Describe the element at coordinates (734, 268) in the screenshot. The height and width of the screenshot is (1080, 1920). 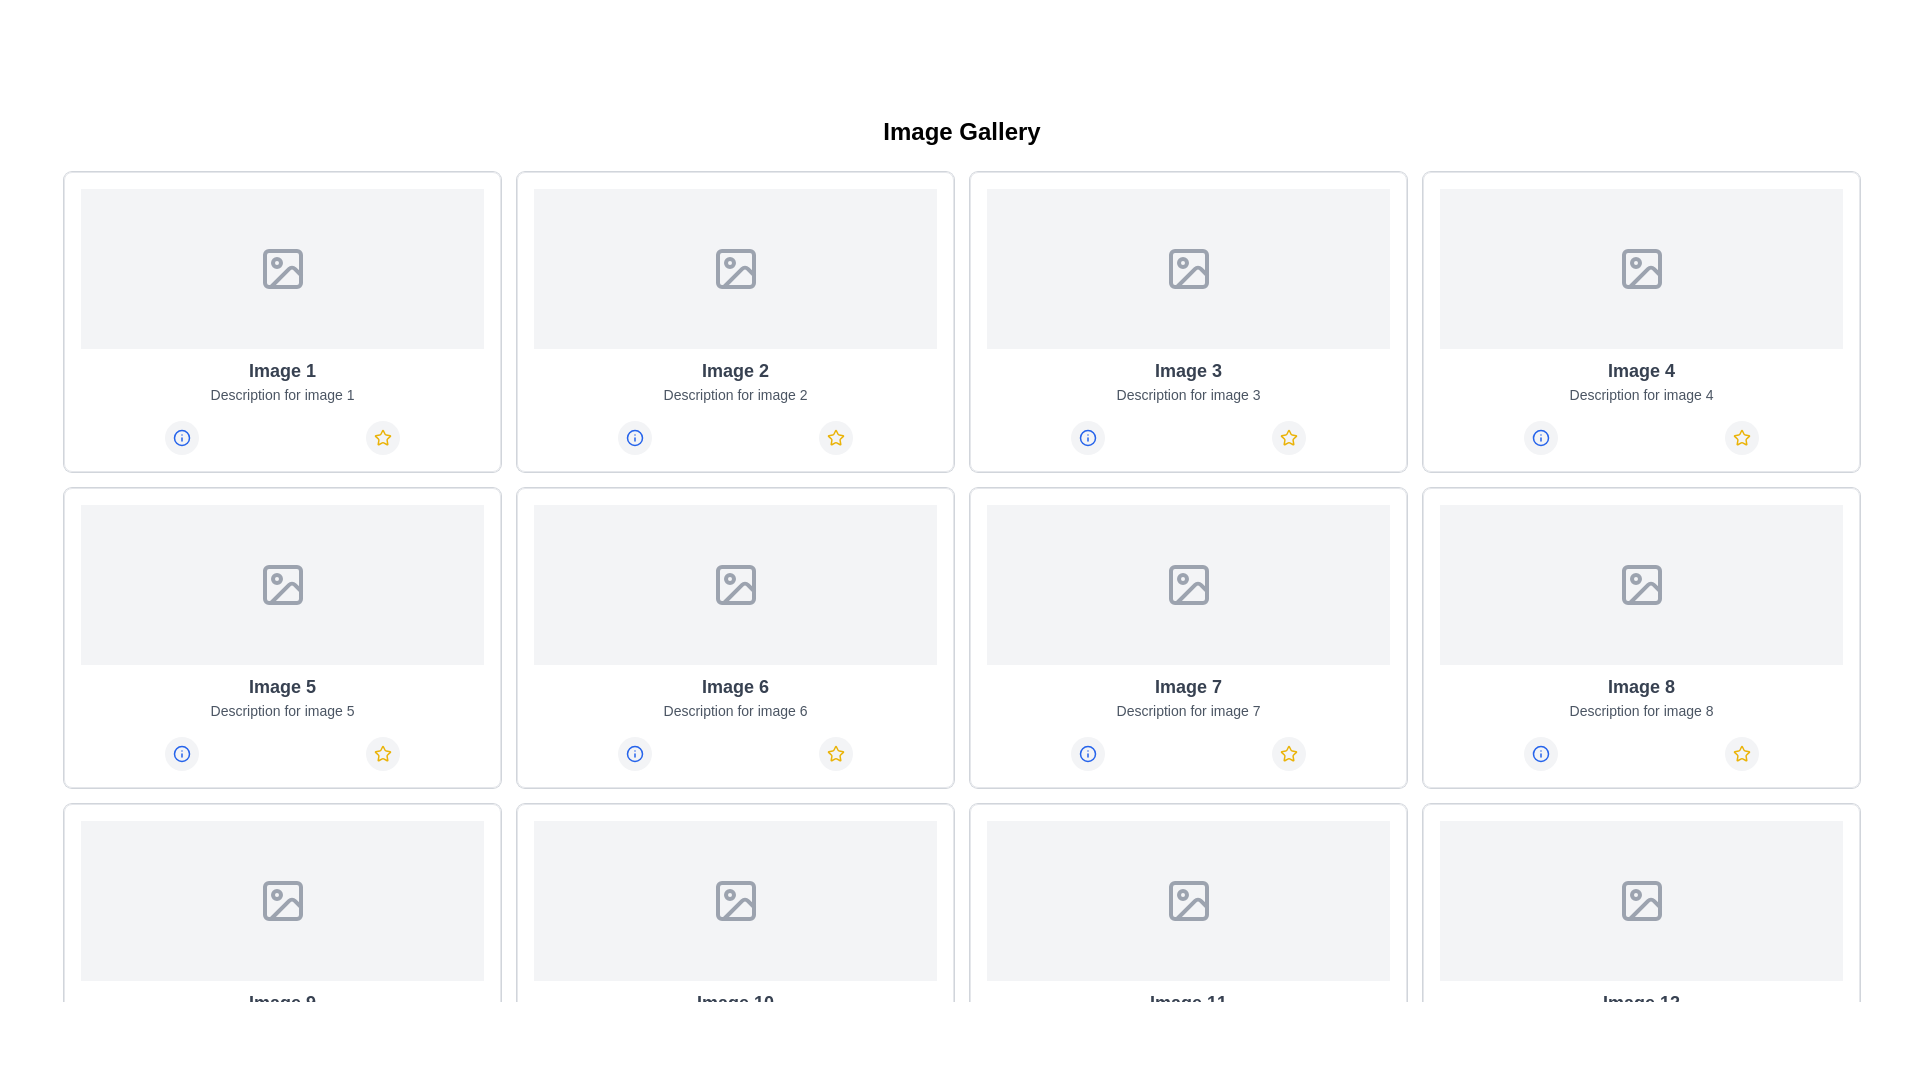
I see `the SVG icon representing an image outline with a circular dot and triangular shape inside a rectangular frame, located in the center of the second tile in the top row of the image gallery grid` at that location.